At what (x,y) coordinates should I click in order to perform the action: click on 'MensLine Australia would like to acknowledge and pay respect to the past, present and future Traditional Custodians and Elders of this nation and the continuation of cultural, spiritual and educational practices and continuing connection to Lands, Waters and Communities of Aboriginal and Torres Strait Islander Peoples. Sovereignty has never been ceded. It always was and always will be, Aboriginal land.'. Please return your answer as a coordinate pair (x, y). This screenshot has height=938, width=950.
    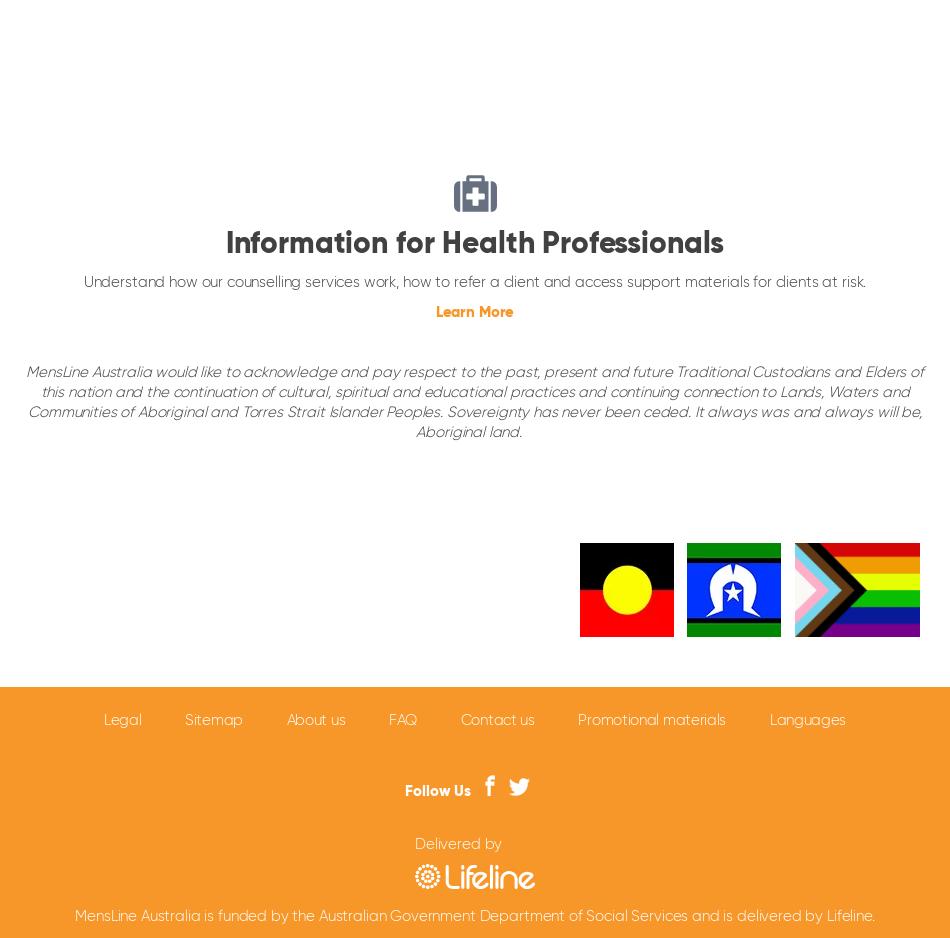
    Looking at the image, I should click on (473, 400).